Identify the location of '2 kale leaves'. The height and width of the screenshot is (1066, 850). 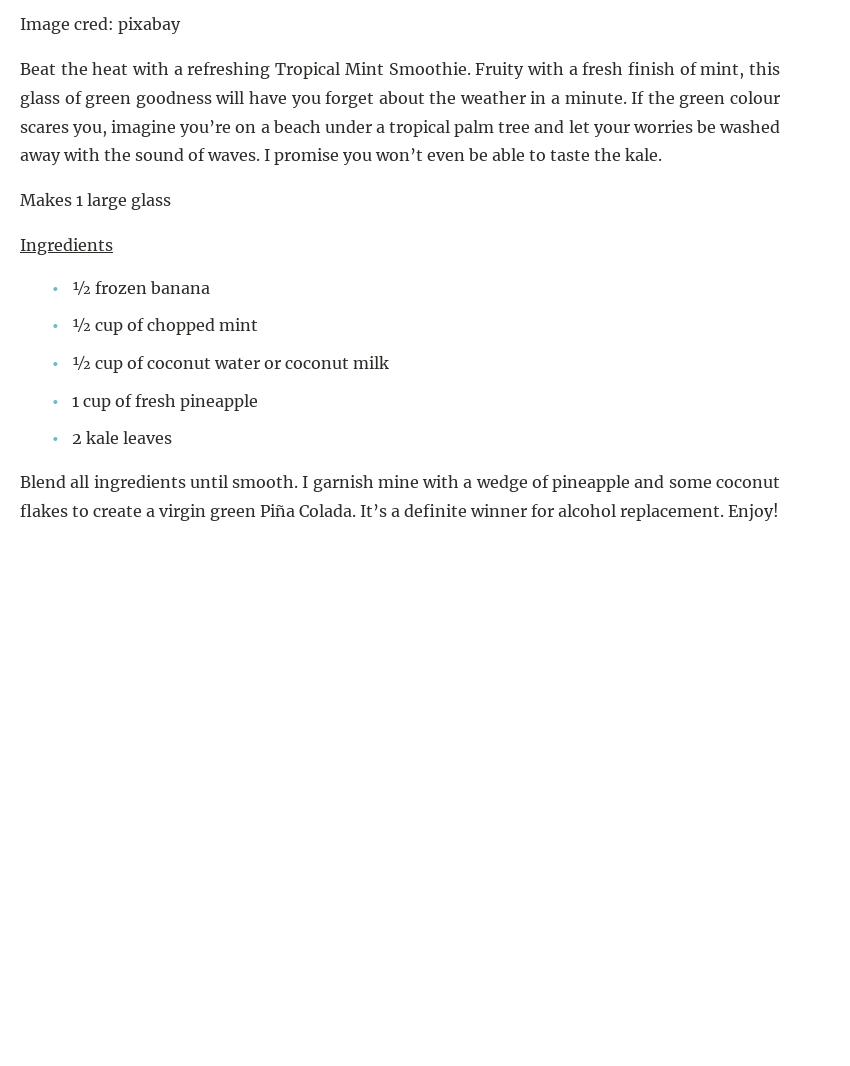
(120, 438).